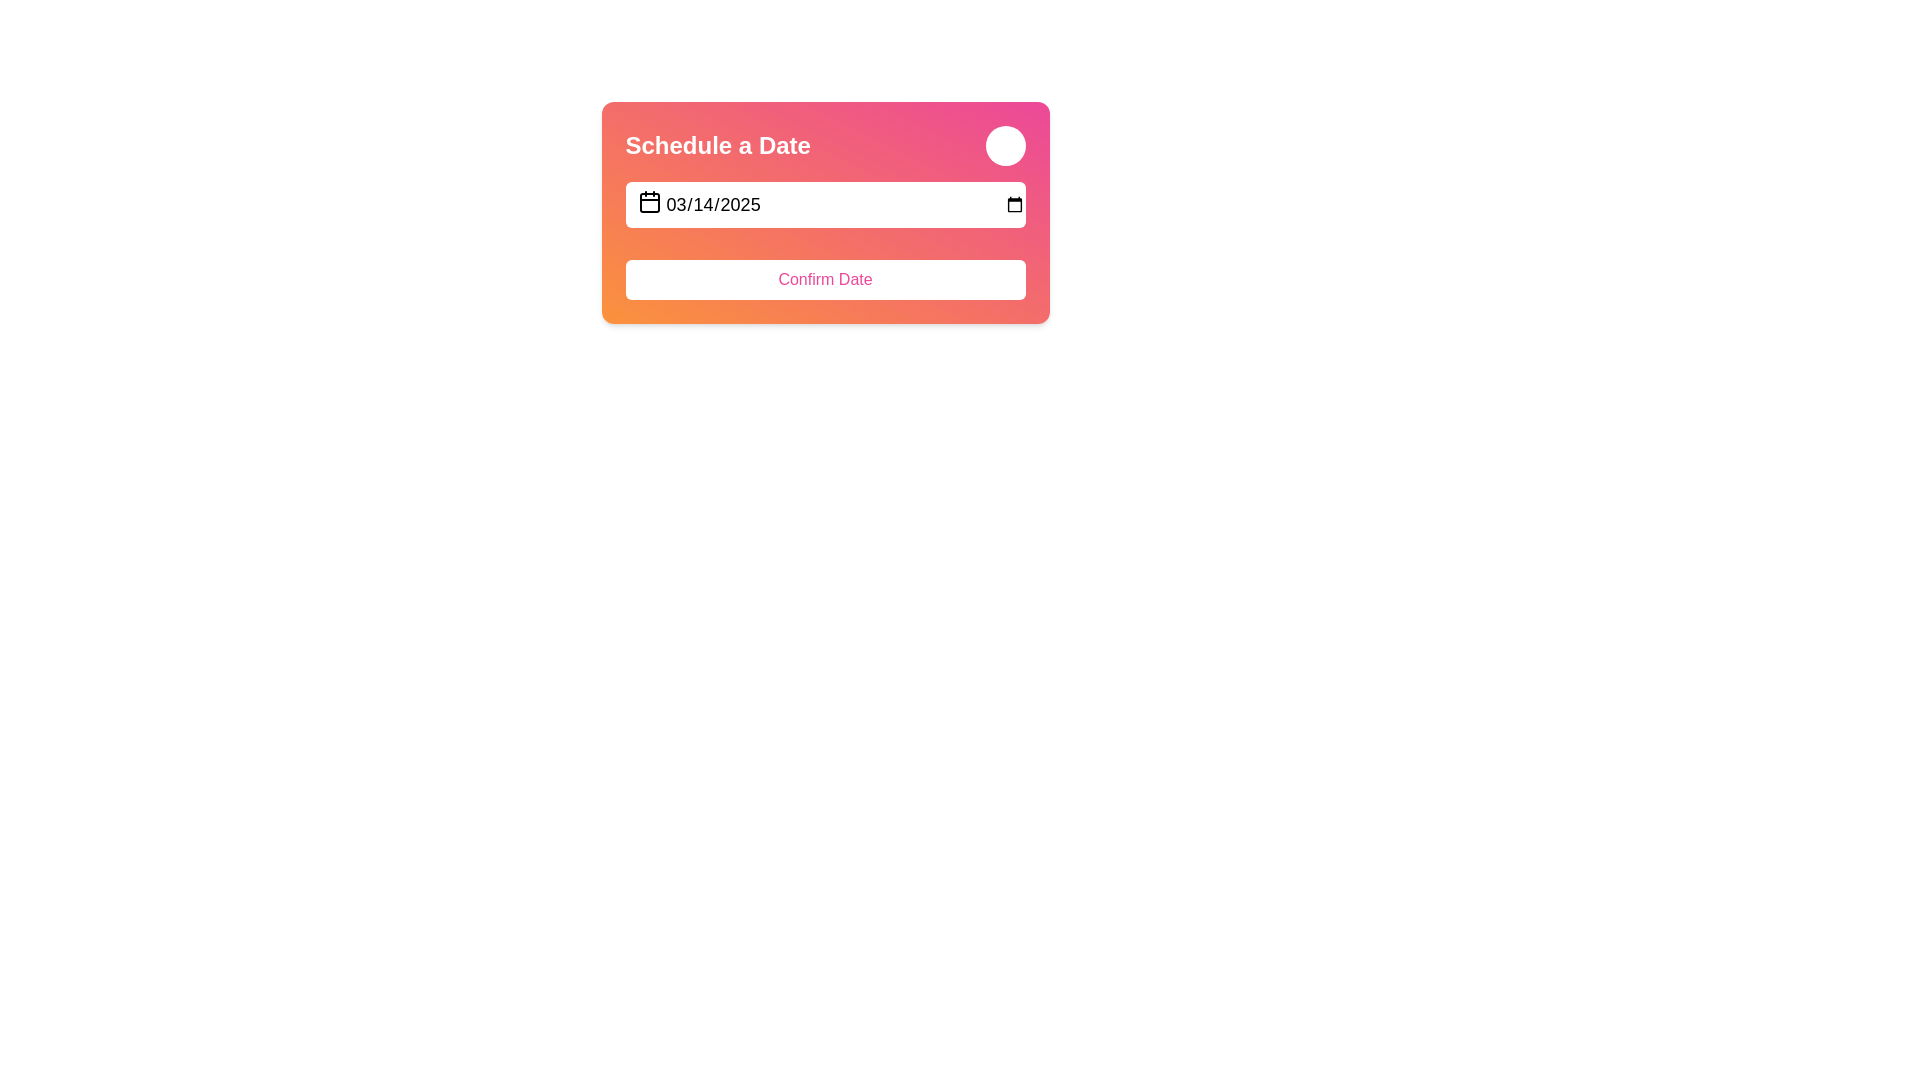  What do you see at coordinates (1005, 145) in the screenshot?
I see `the interactive button located at the rightmost position in the header of the card, adjacent` at bounding box center [1005, 145].